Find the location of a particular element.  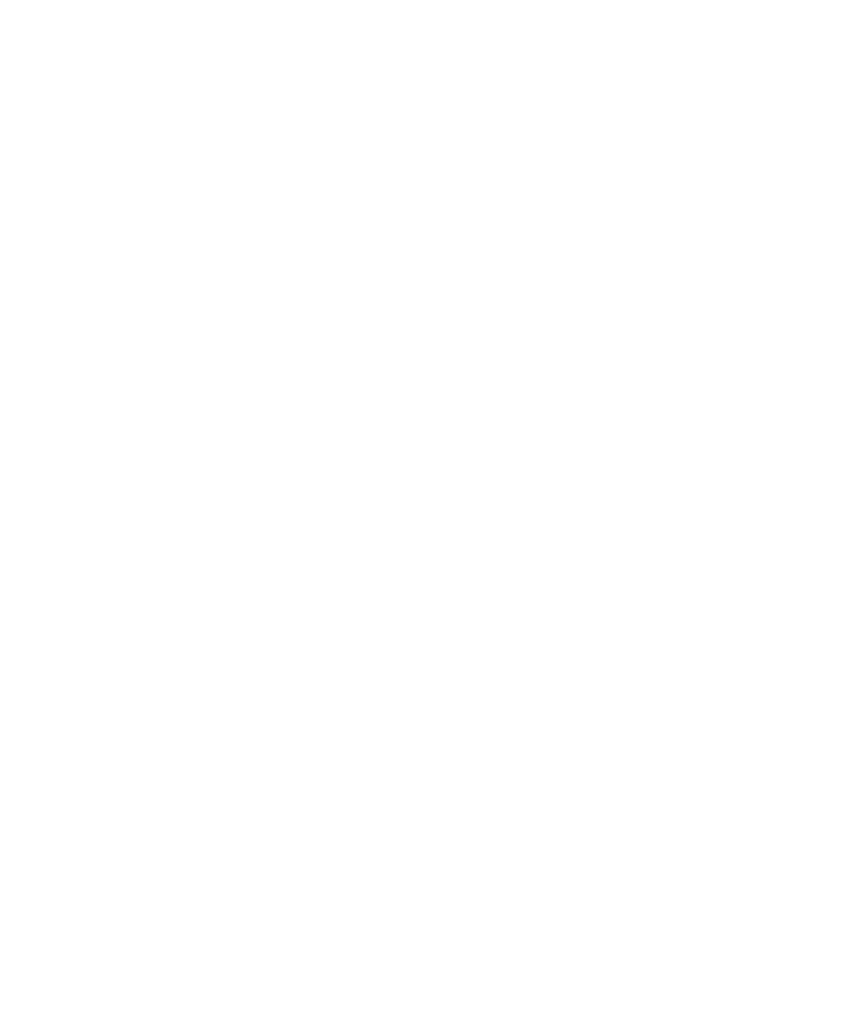

'+91-922-607-7550' is located at coordinates (94, 674).